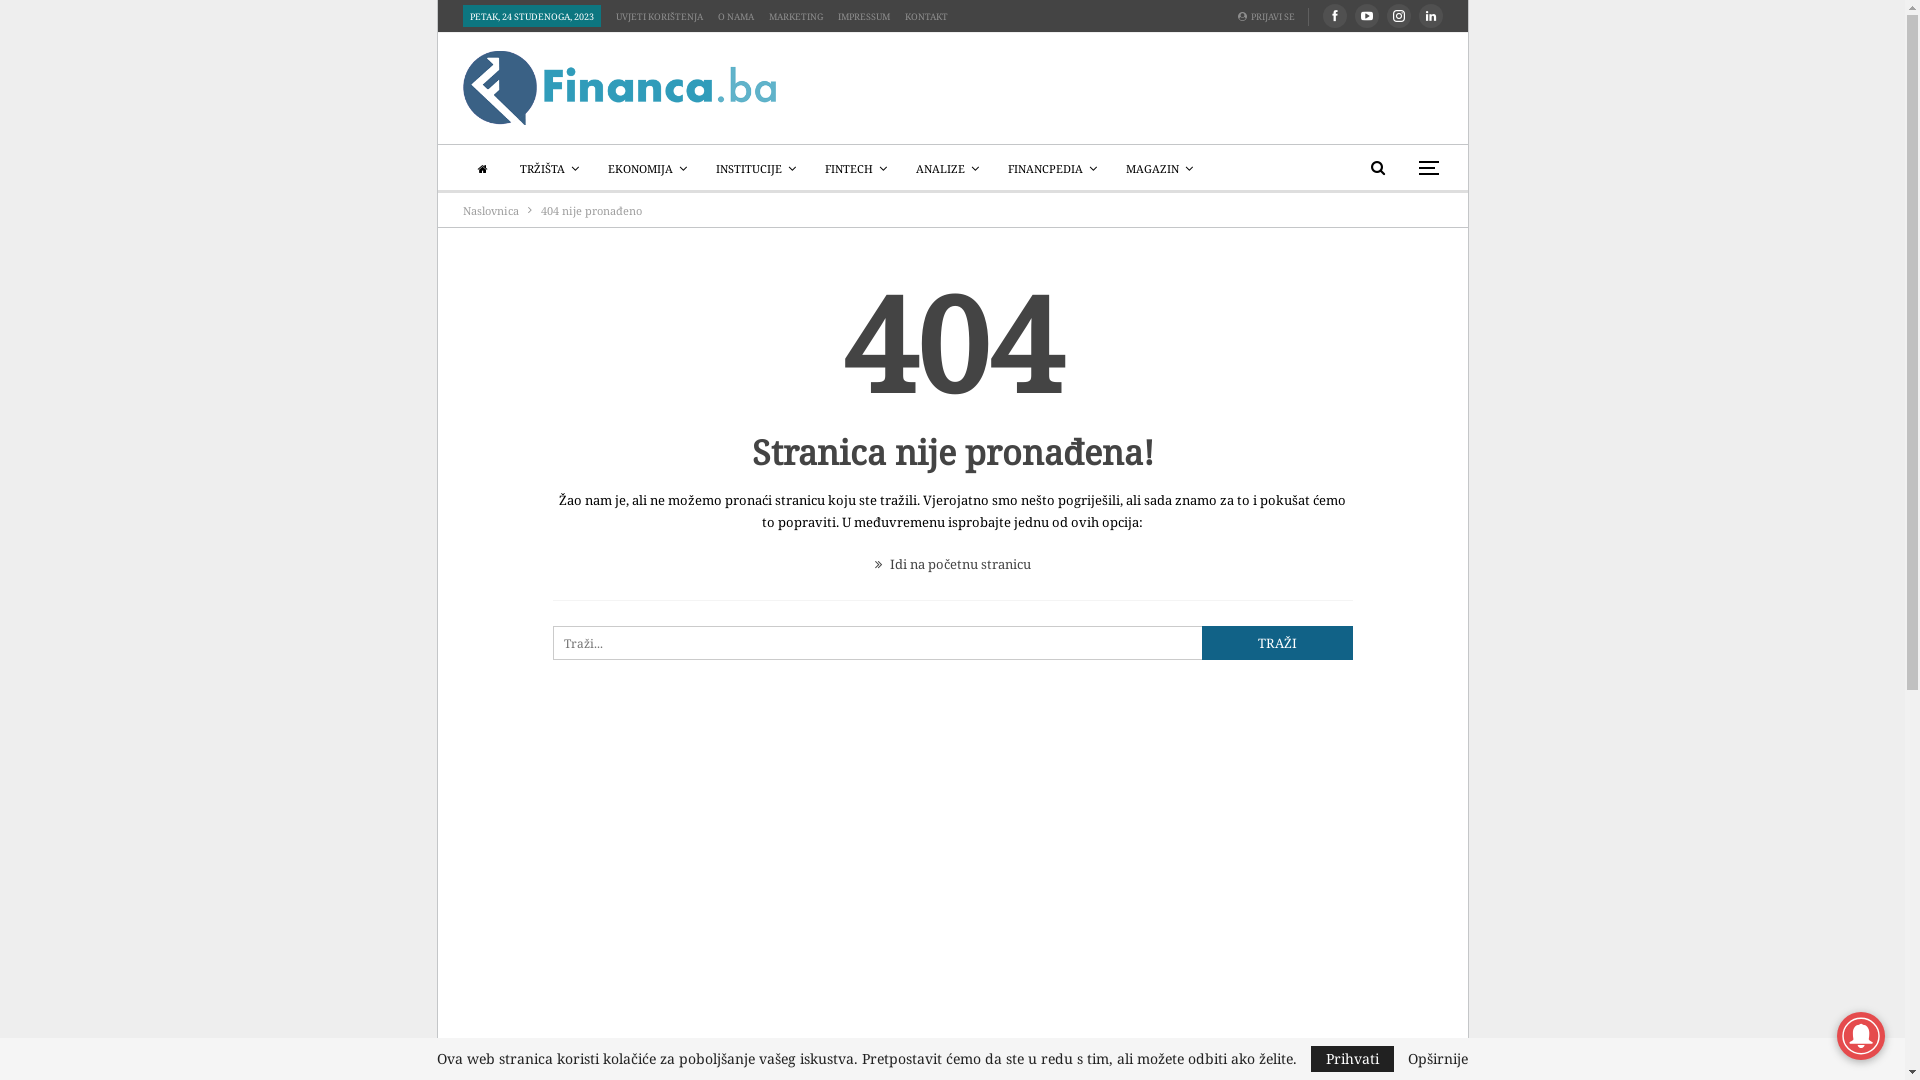  Describe the element at coordinates (647, 168) in the screenshot. I see `'EKONOMIJA'` at that location.